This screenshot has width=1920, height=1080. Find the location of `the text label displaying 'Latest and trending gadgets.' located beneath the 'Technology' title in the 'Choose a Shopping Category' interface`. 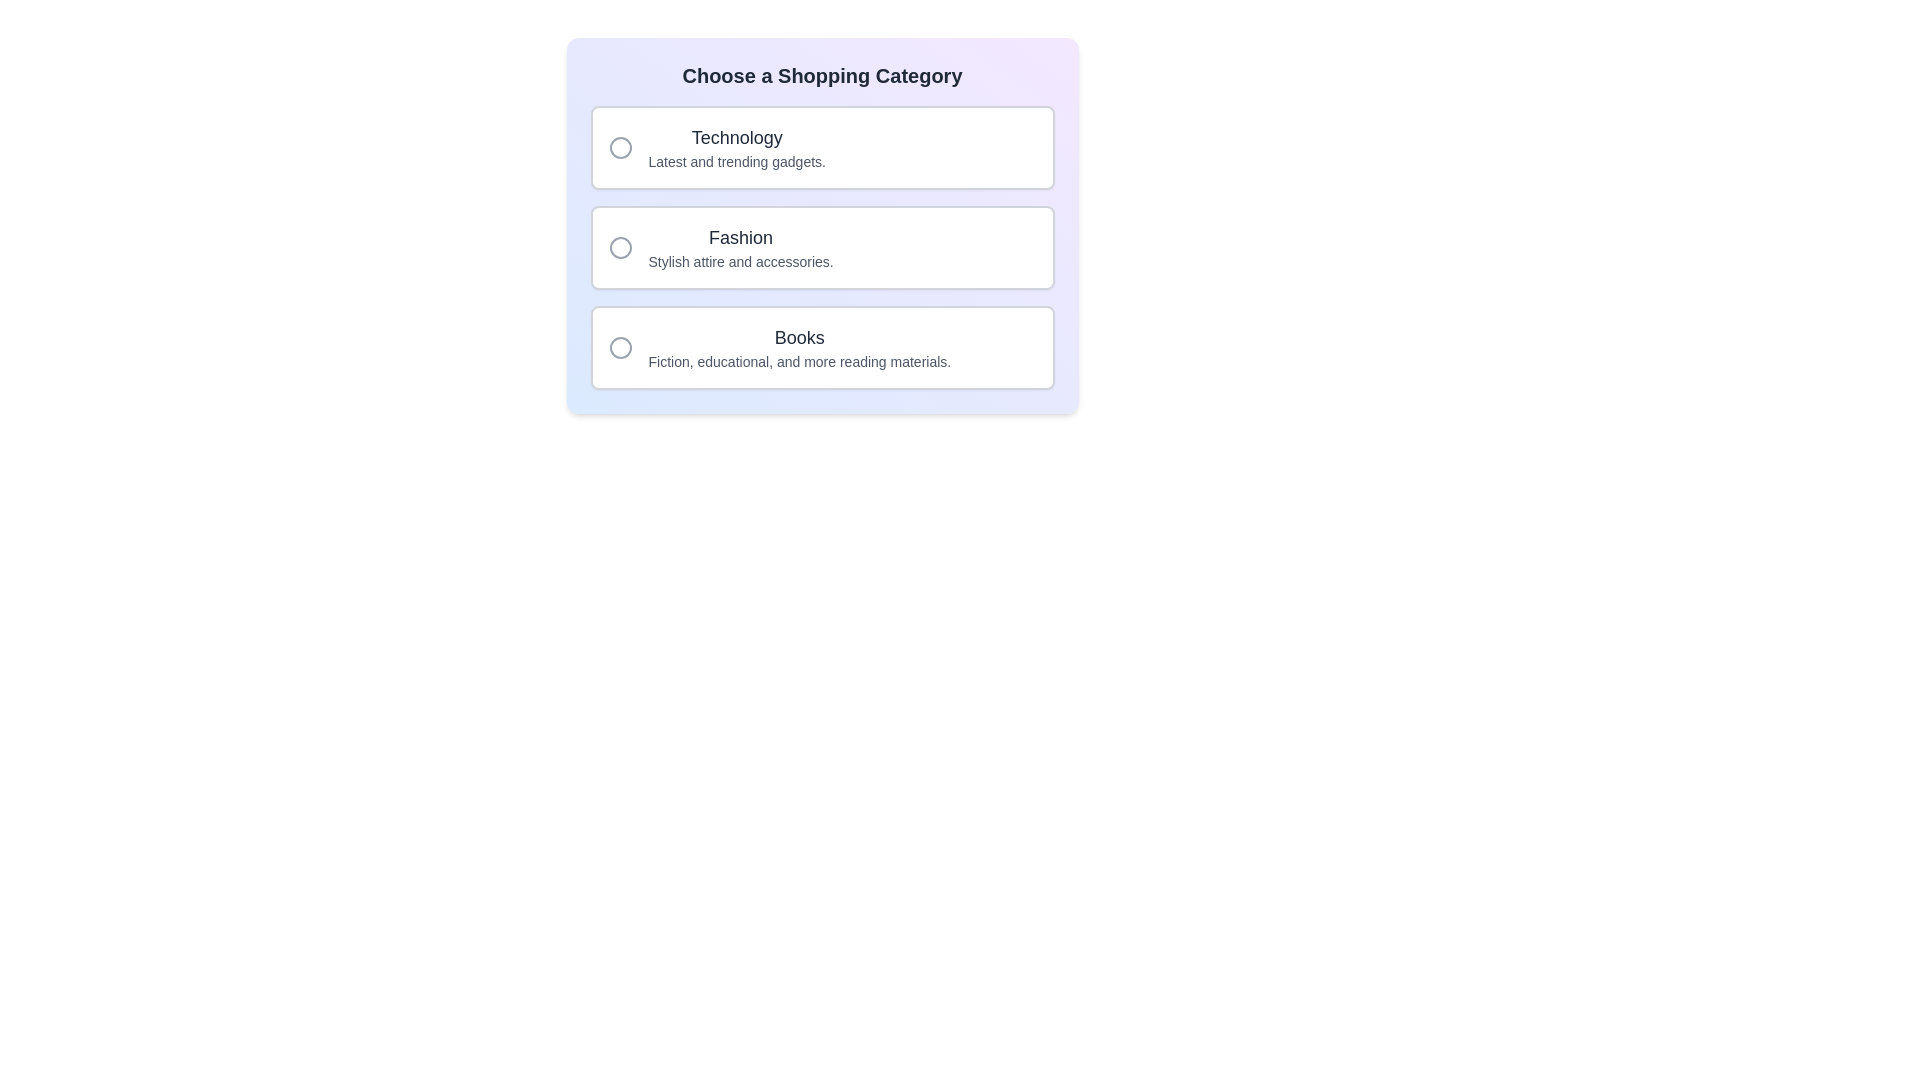

the text label displaying 'Latest and trending gadgets.' located beneath the 'Technology' title in the 'Choose a Shopping Category' interface is located at coordinates (736, 161).